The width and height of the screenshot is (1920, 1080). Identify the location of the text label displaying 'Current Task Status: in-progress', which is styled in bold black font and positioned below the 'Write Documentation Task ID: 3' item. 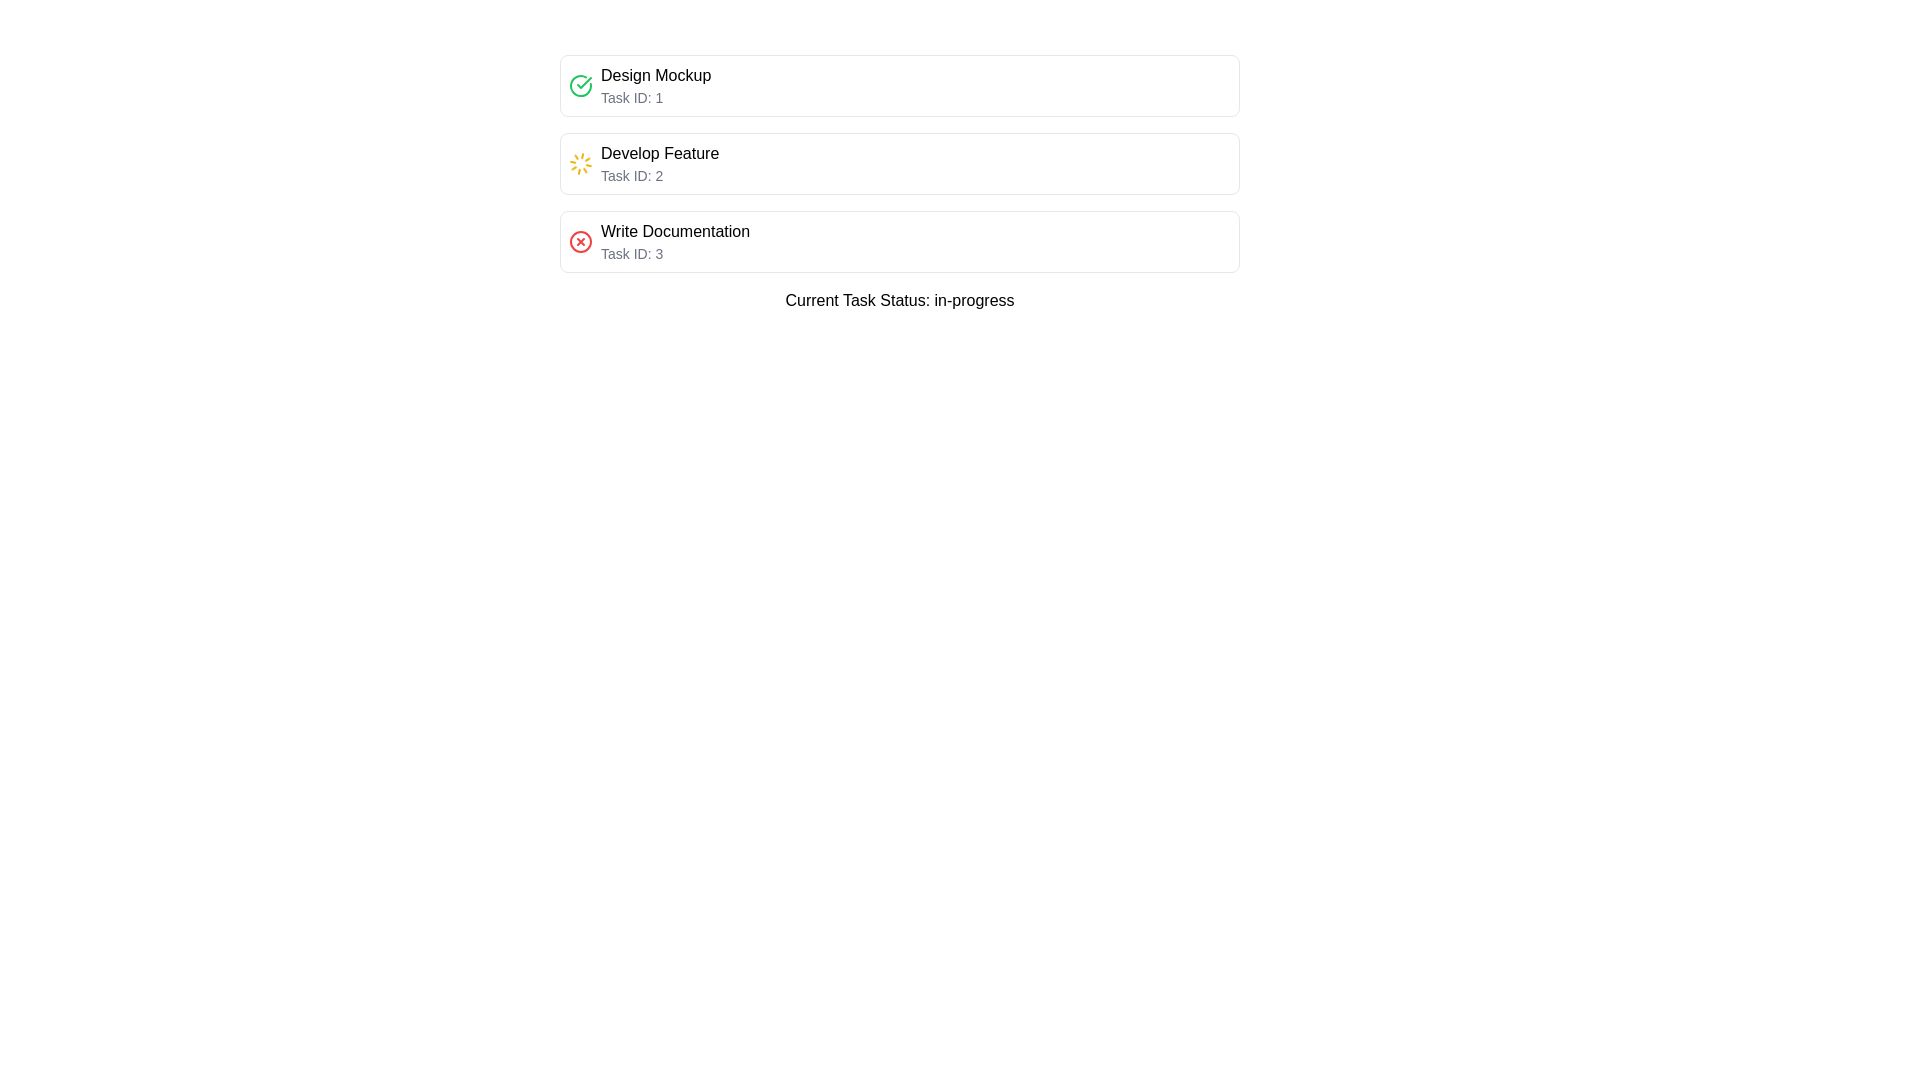
(899, 300).